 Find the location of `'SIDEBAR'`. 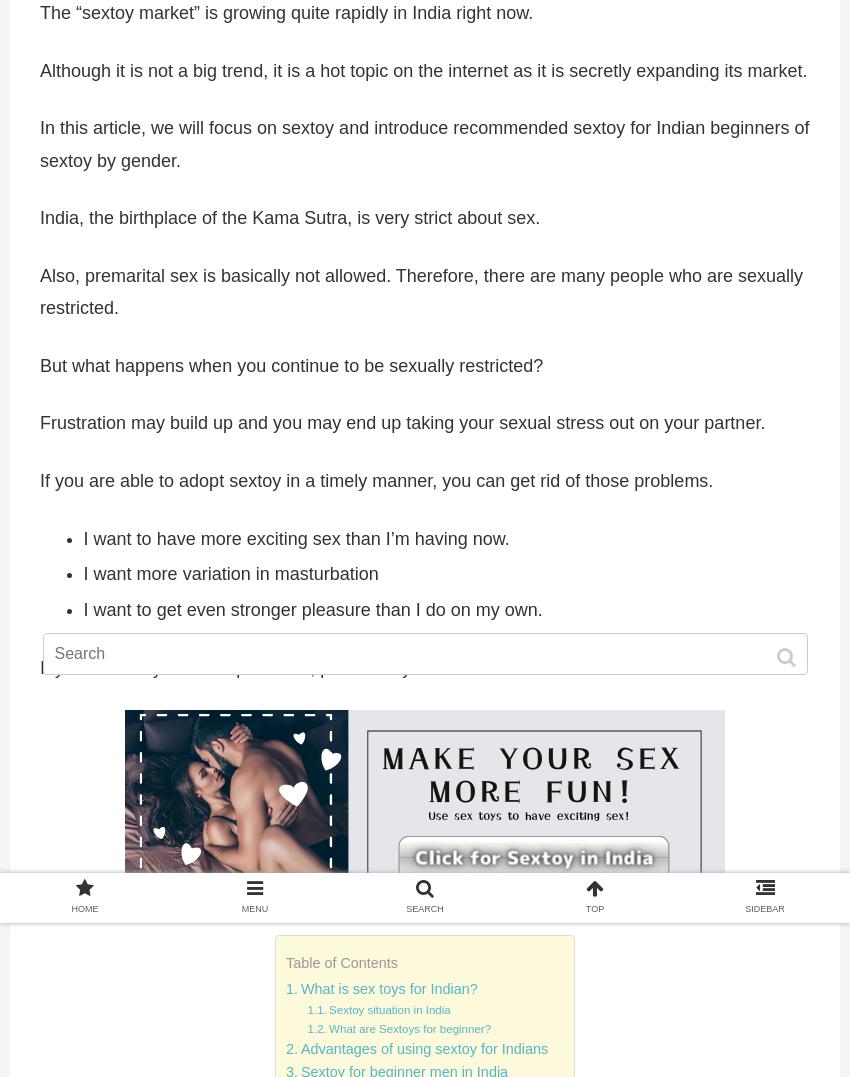

'SIDEBAR' is located at coordinates (764, 908).